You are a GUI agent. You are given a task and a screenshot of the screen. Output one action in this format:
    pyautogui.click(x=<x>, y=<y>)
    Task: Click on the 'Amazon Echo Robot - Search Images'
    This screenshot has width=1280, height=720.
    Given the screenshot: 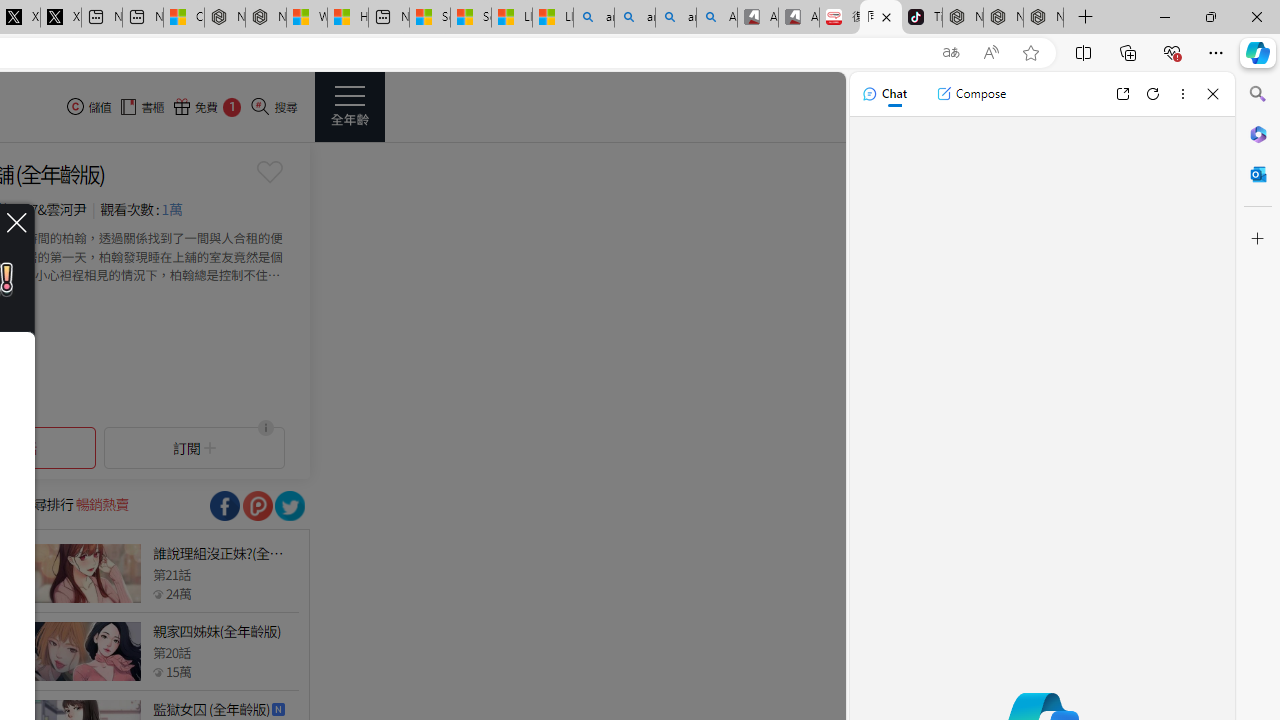 What is the action you would take?
    pyautogui.click(x=717, y=17)
    